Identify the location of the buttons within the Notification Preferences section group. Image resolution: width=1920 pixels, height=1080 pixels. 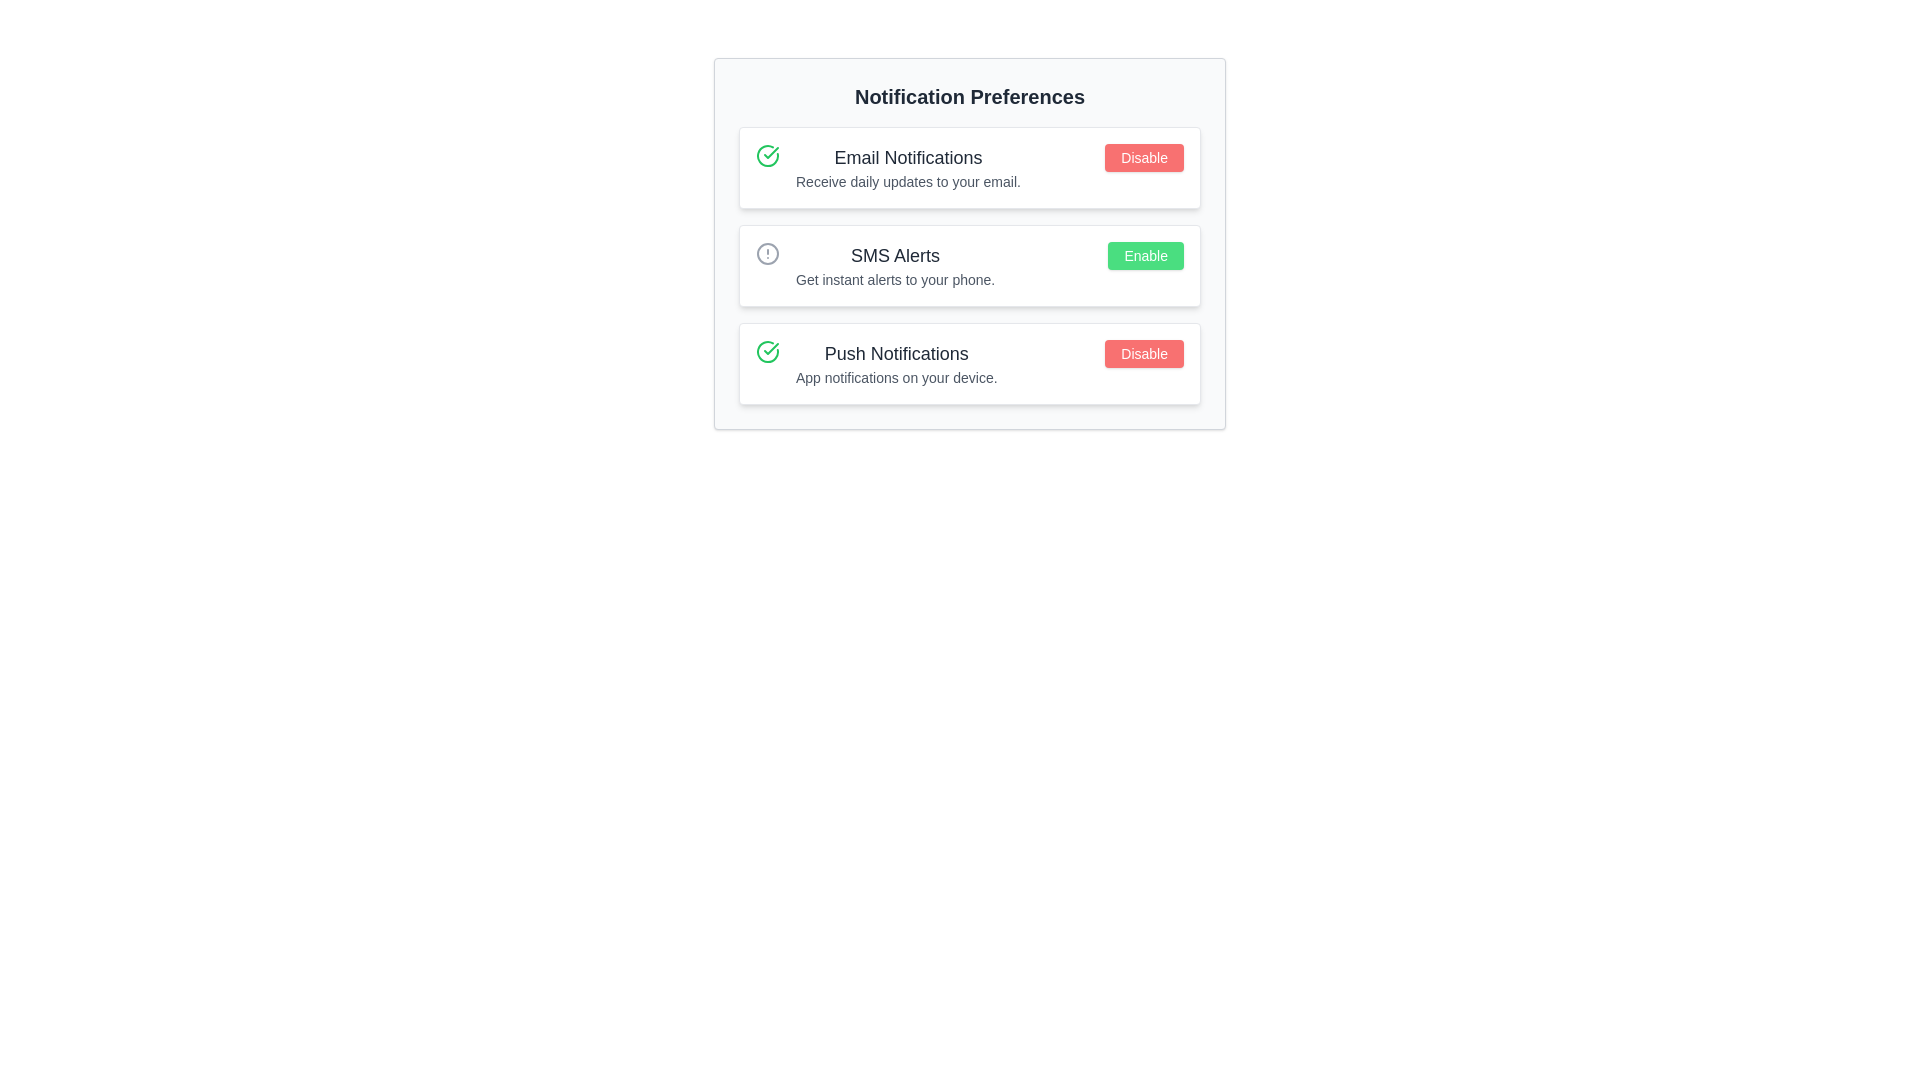
(969, 265).